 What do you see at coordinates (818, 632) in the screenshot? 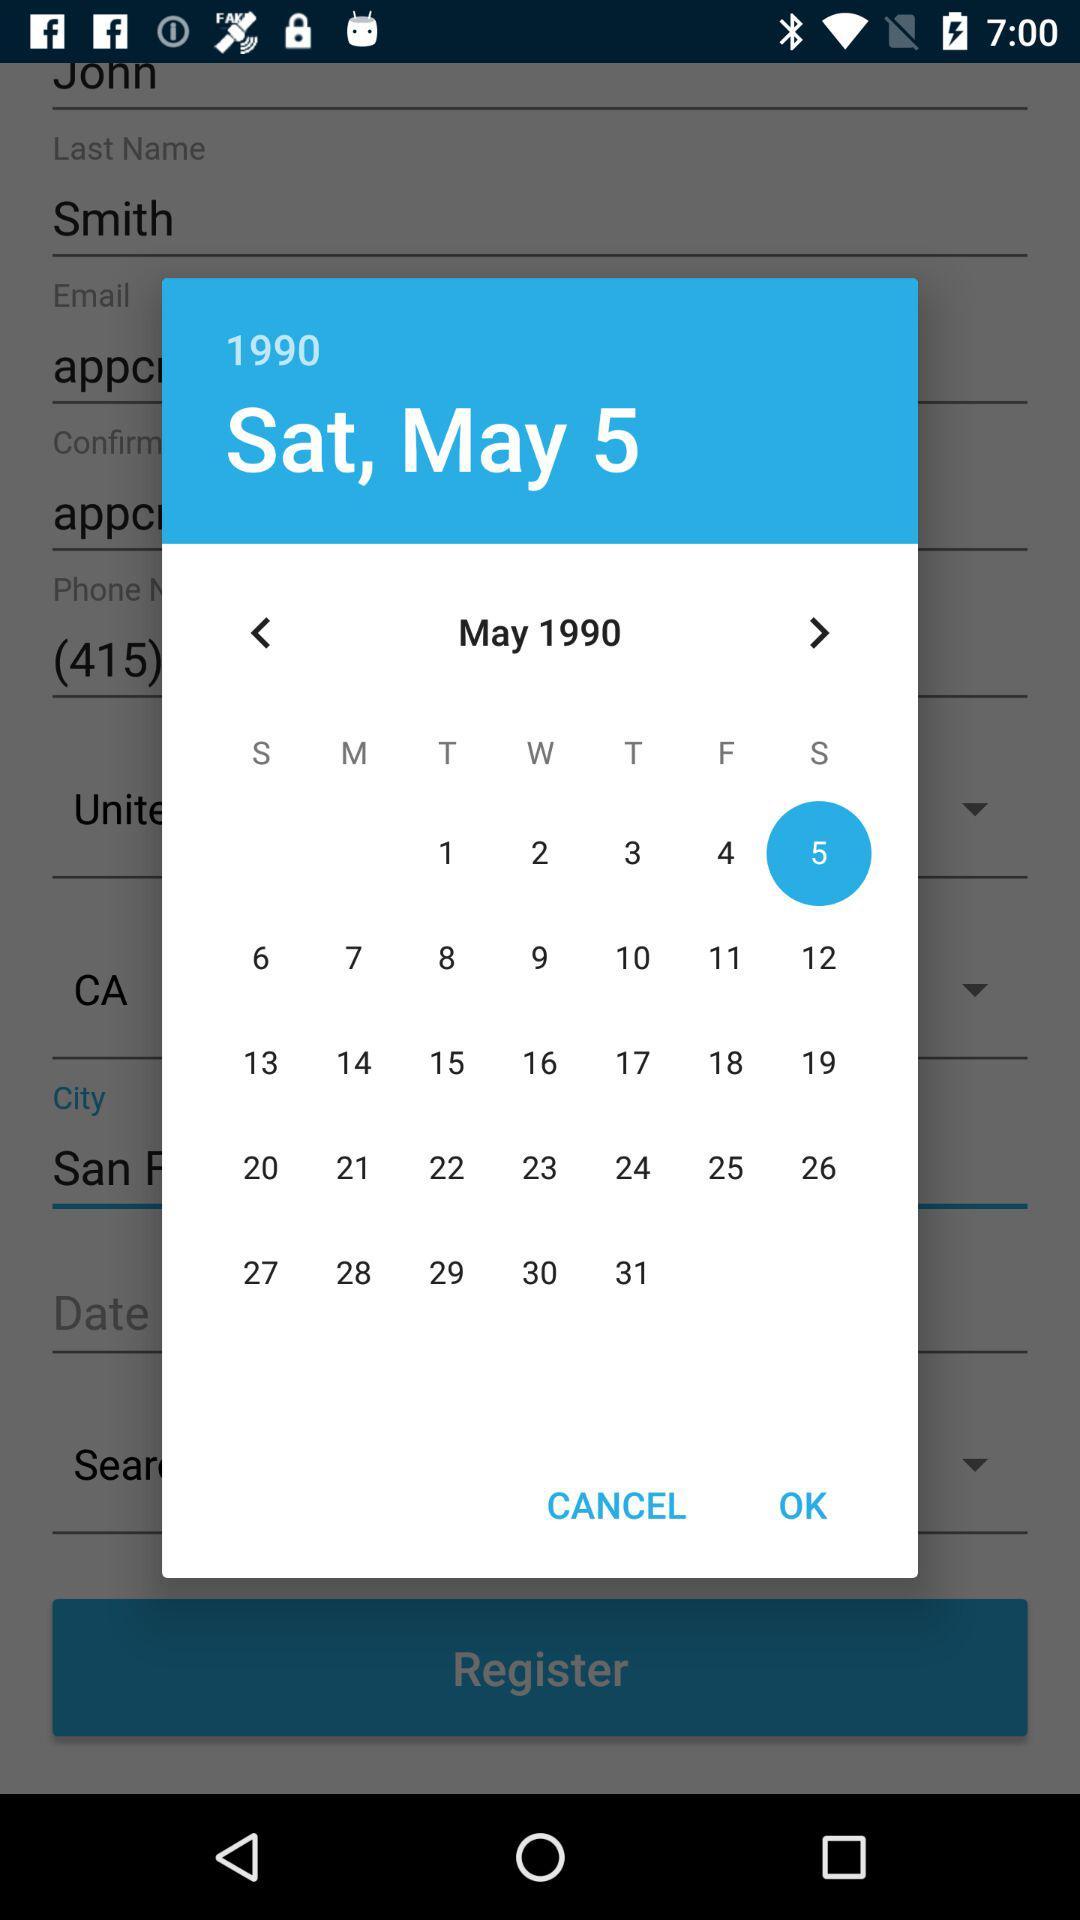
I see `the item at the top right corner` at bounding box center [818, 632].